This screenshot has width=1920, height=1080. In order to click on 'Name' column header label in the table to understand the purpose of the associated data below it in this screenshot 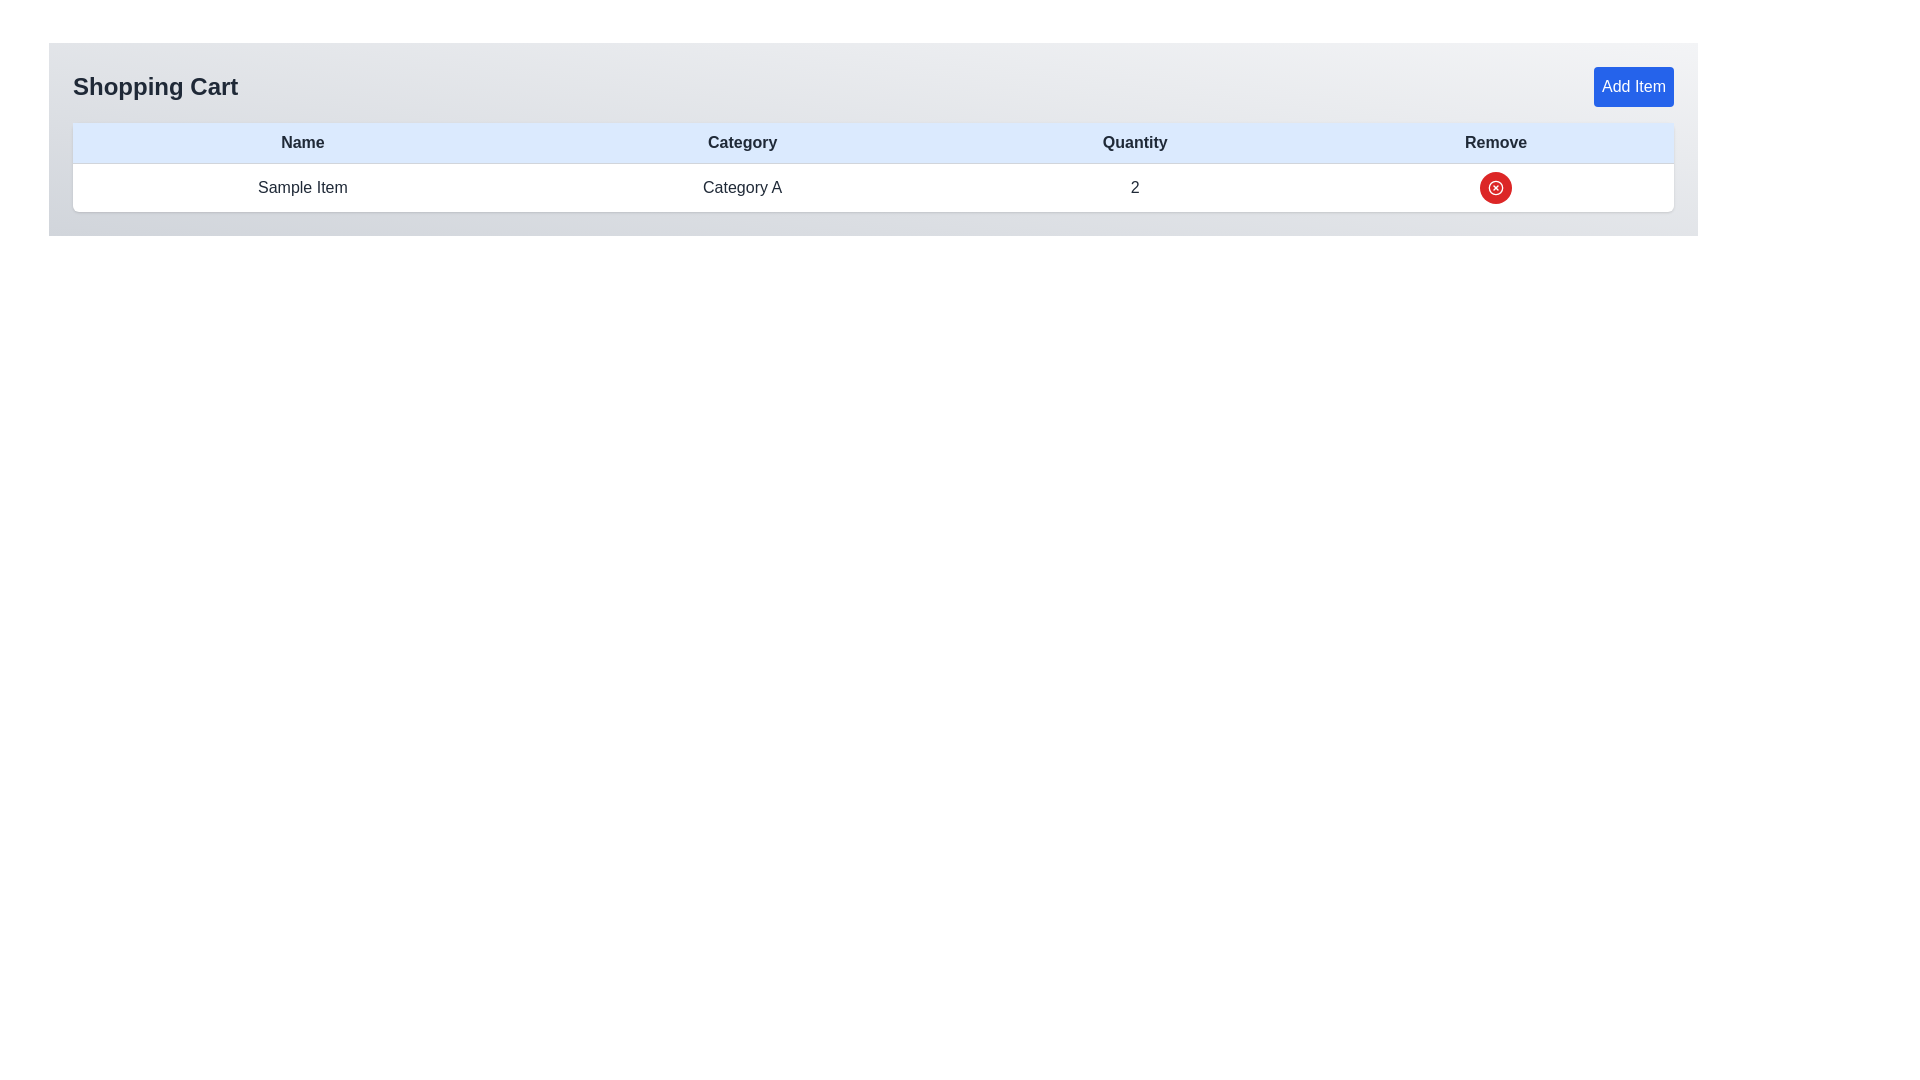, I will do `click(301, 142)`.